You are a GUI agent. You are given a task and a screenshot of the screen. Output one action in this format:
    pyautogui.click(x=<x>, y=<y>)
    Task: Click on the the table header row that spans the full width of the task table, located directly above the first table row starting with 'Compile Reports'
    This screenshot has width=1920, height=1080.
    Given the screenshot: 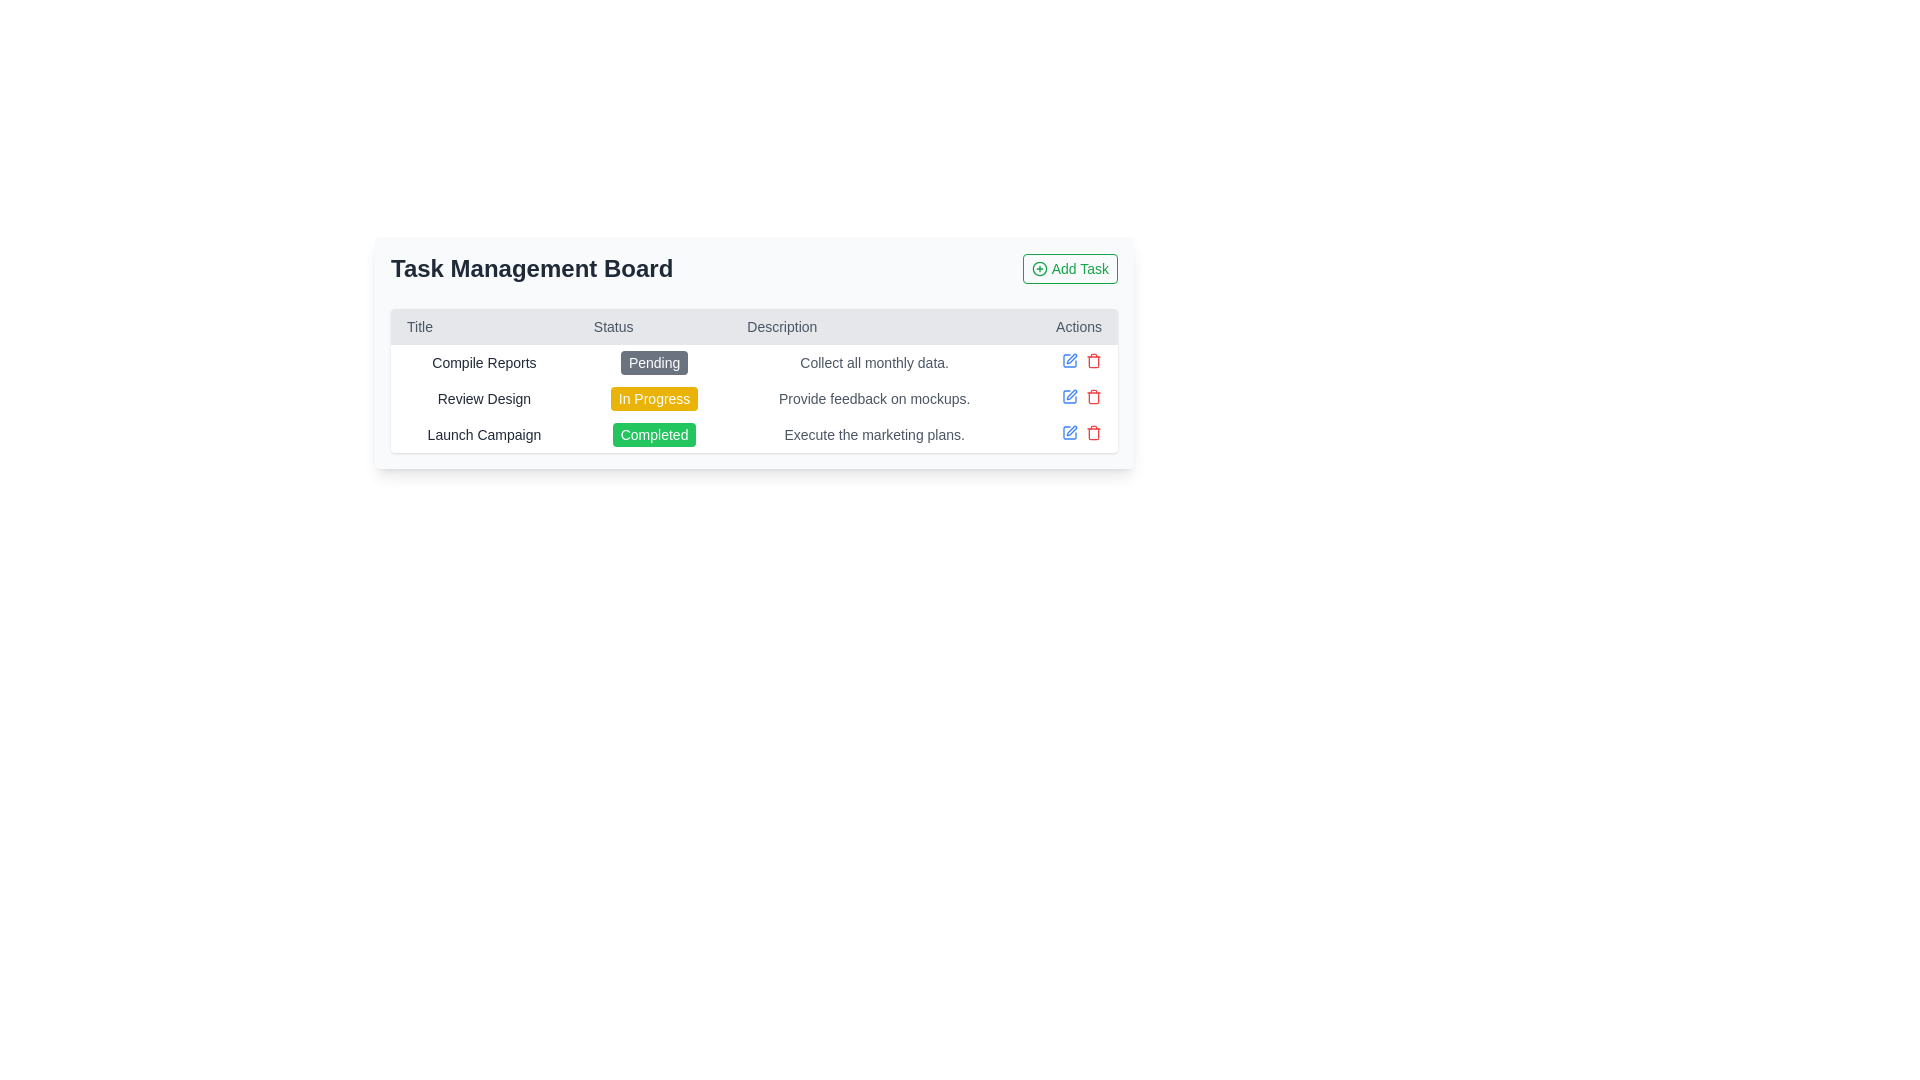 What is the action you would take?
    pyautogui.click(x=753, y=326)
    